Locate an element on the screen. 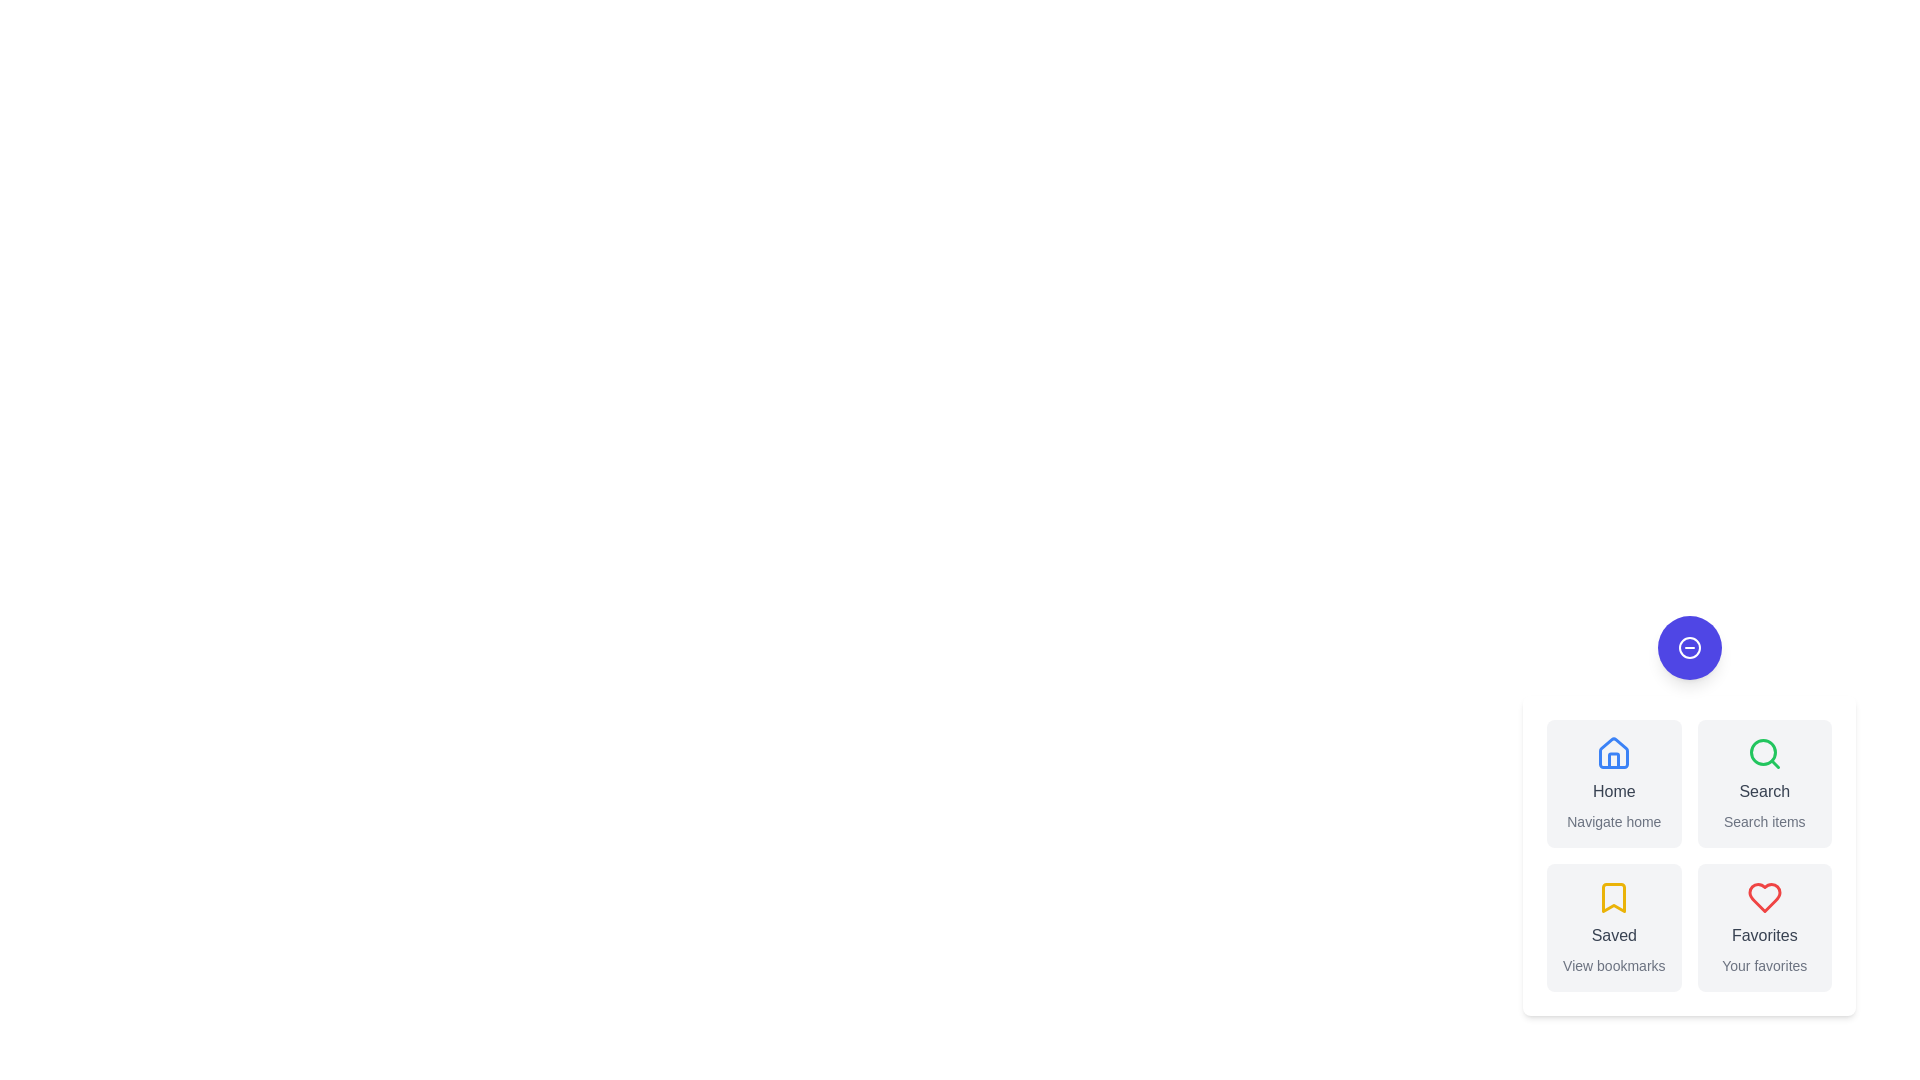 The width and height of the screenshot is (1920, 1080). the 'Favorites' button to view your favorites is located at coordinates (1764, 928).